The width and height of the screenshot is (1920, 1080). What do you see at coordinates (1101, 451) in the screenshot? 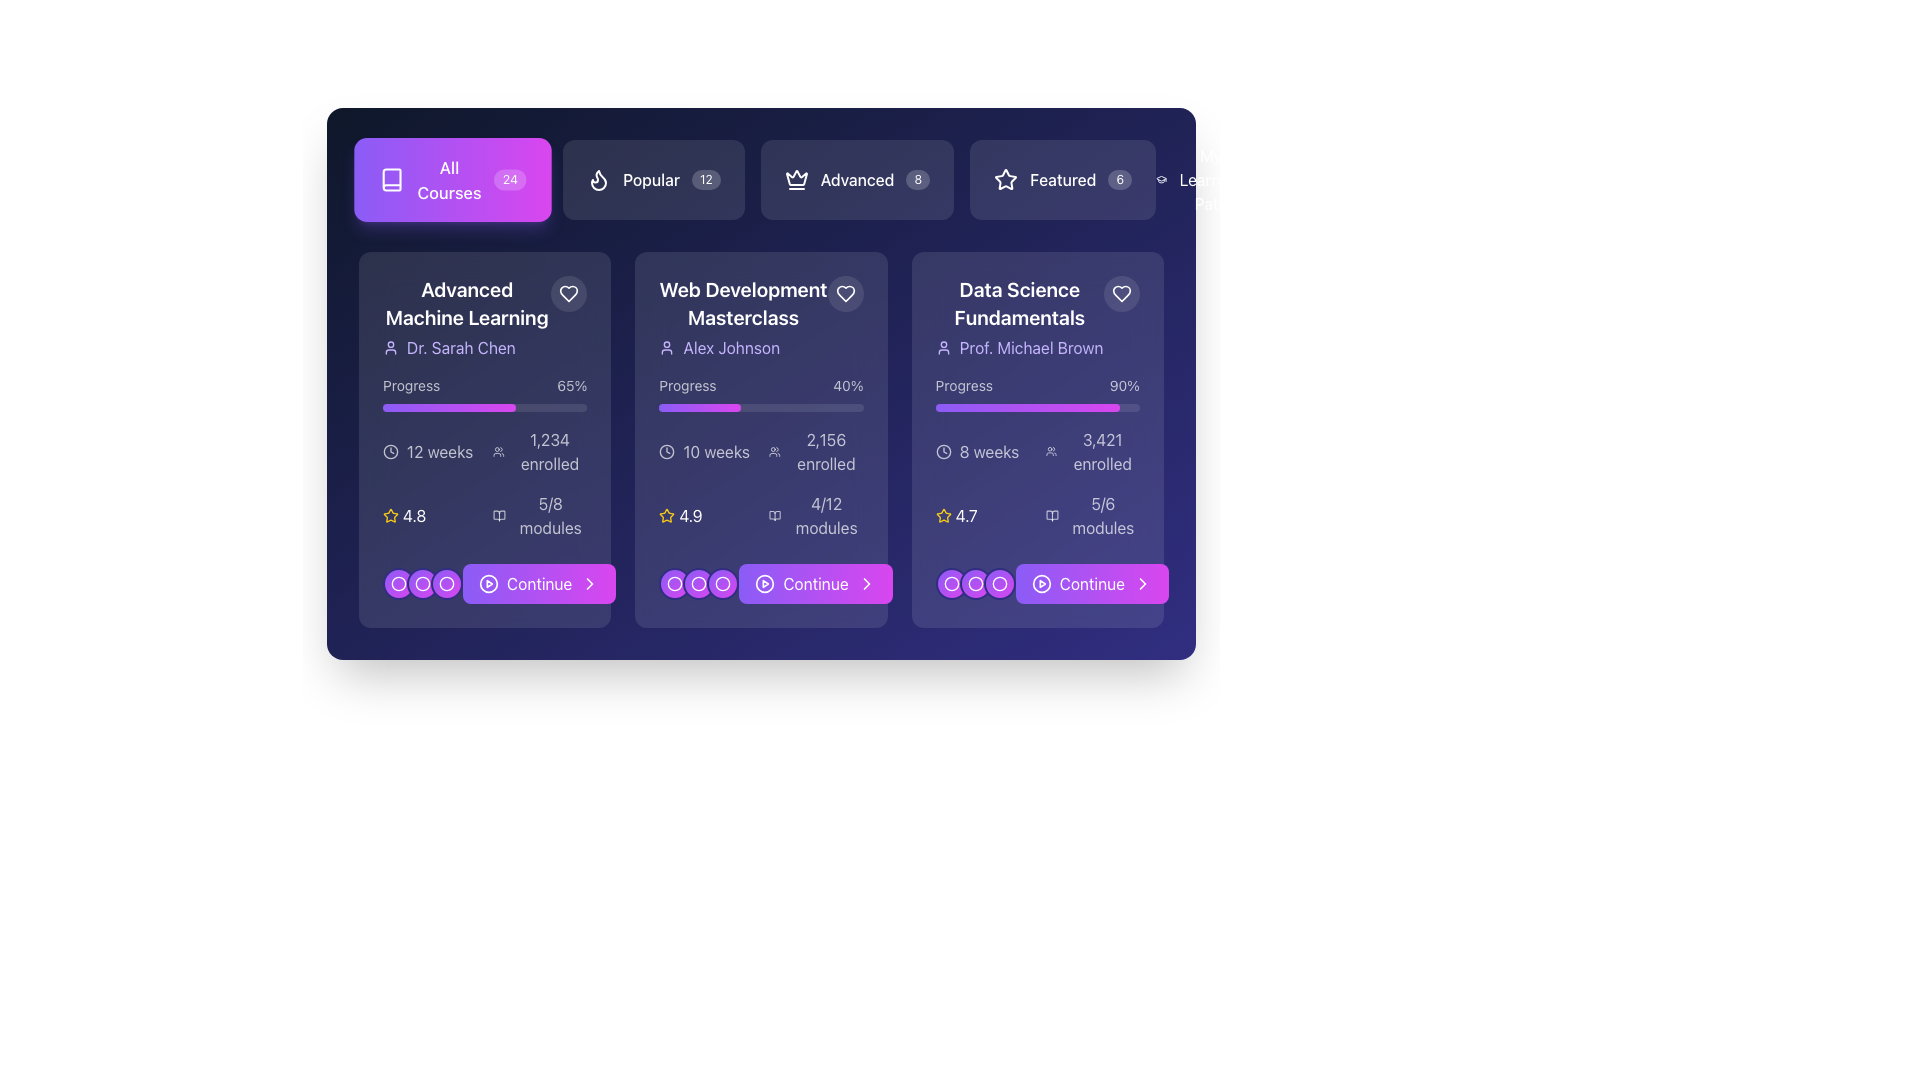
I see `the text label displaying '3,421 enrolled' in a semi-transparent style, located within the 'Data Science Fundamentals' card on the rightmost side, positioned above the bottom row of icons and buttons` at bounding box center [1101, 451].